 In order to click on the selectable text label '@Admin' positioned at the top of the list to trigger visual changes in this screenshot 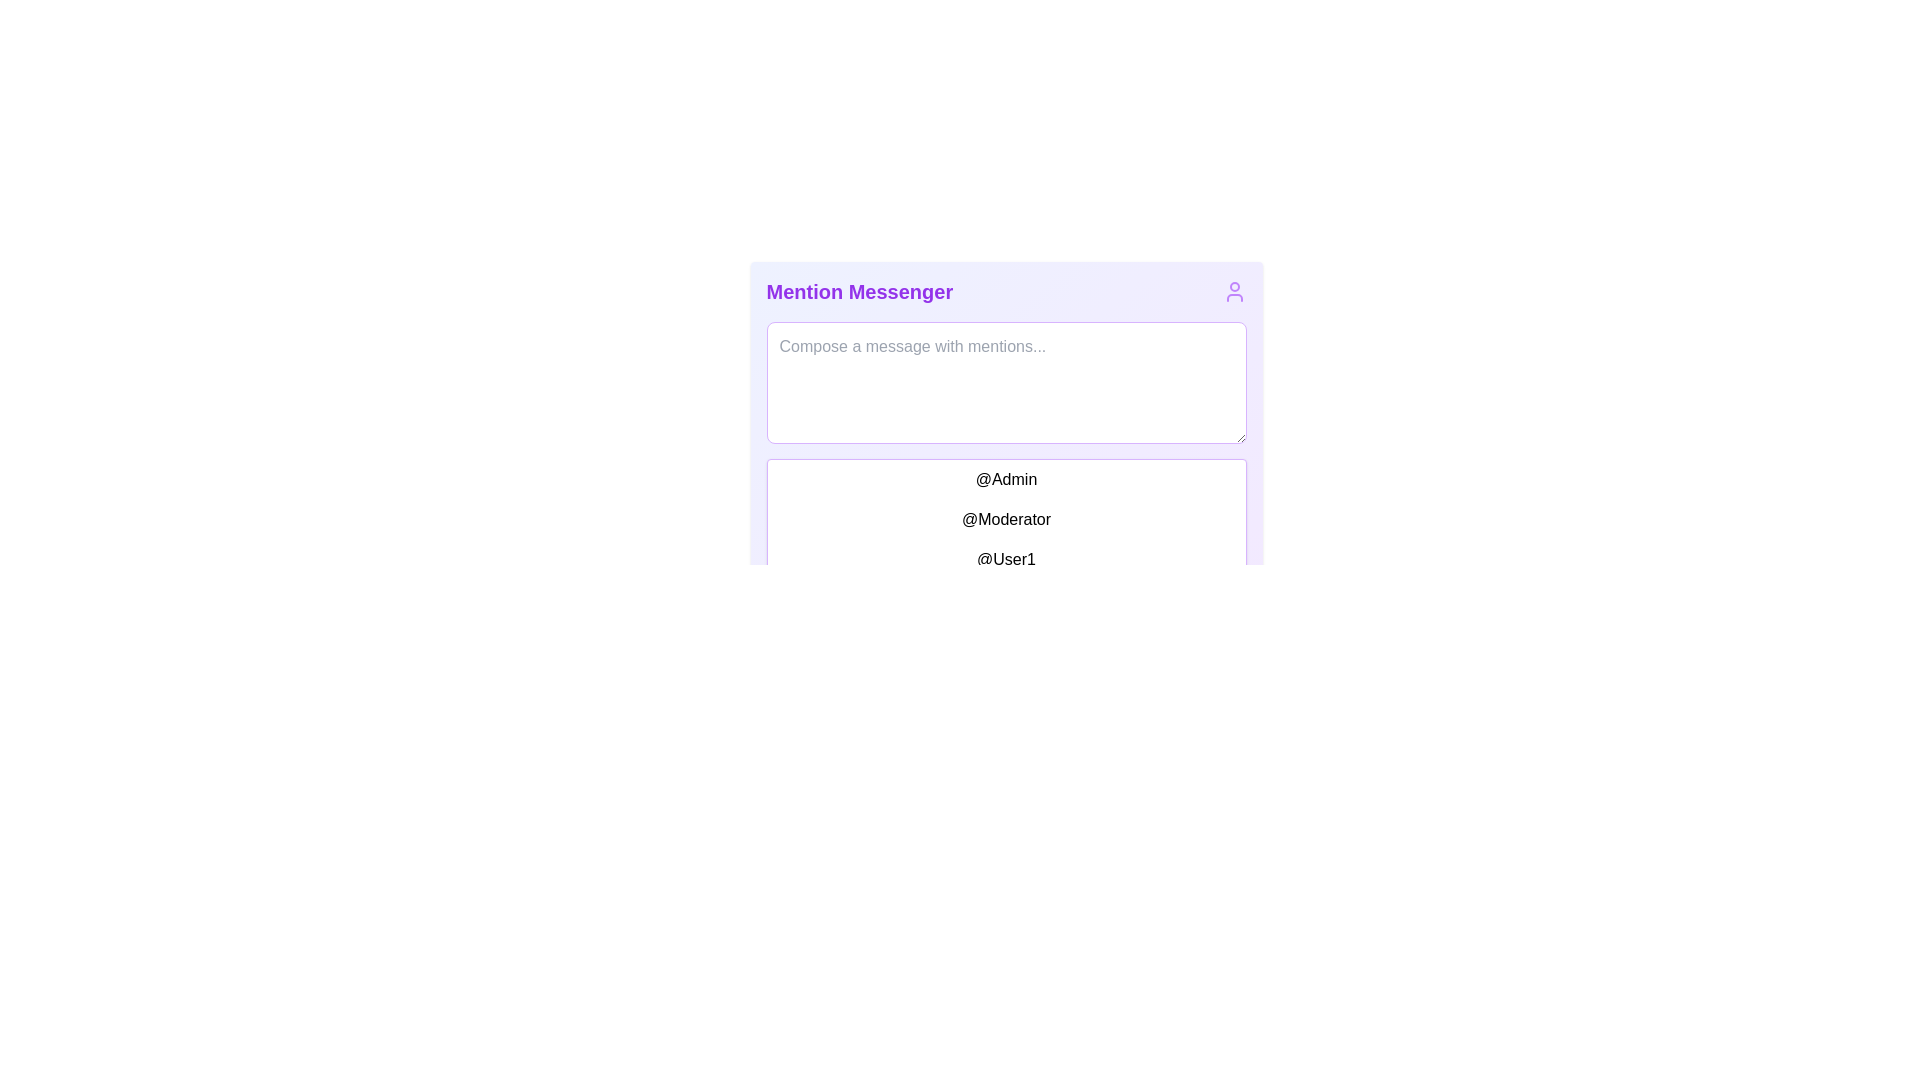, I will do `click(1006, 479)`.